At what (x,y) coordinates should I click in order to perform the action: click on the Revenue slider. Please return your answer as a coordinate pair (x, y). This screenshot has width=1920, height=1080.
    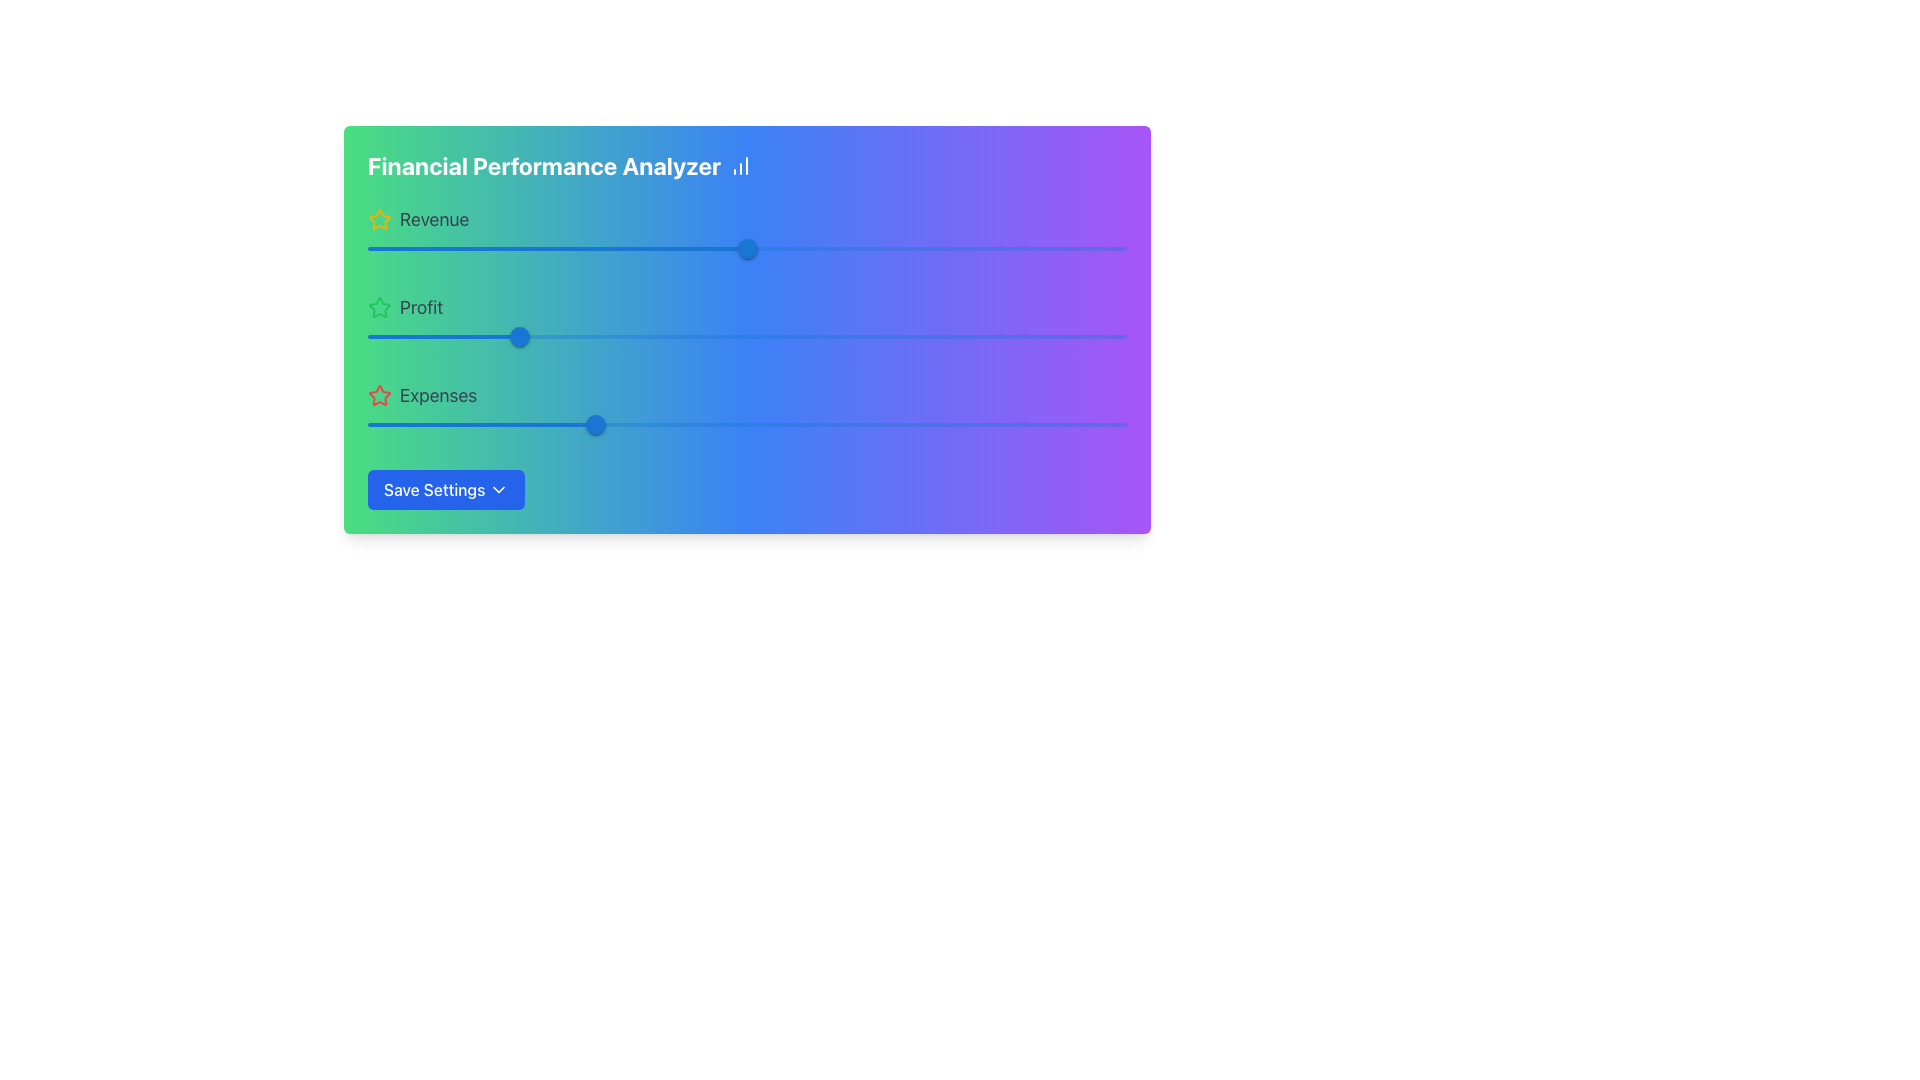
    Looking at the image, I should click on (898, 248).